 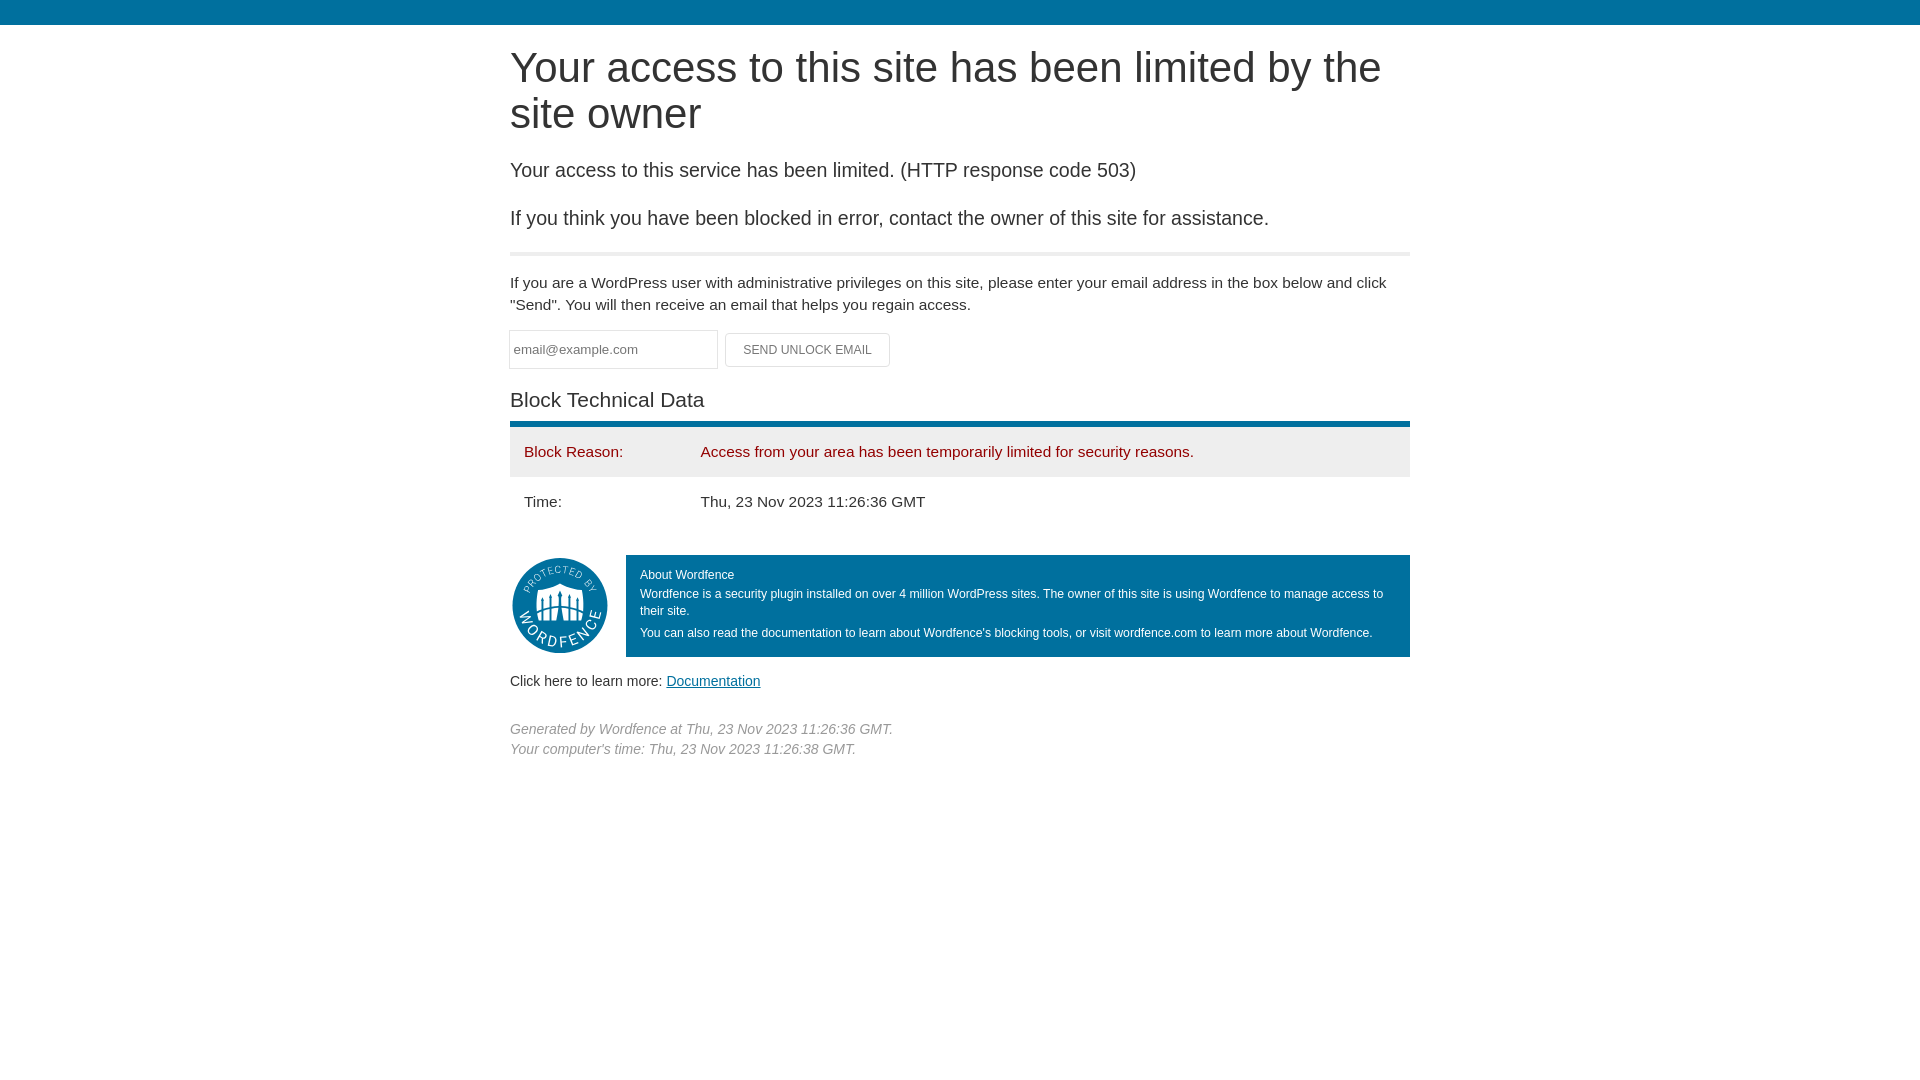 What do you see at coordinates (807, 349) in the screenshot?
I see `'Send Unlock Email'` at bounding box center [807, 349].